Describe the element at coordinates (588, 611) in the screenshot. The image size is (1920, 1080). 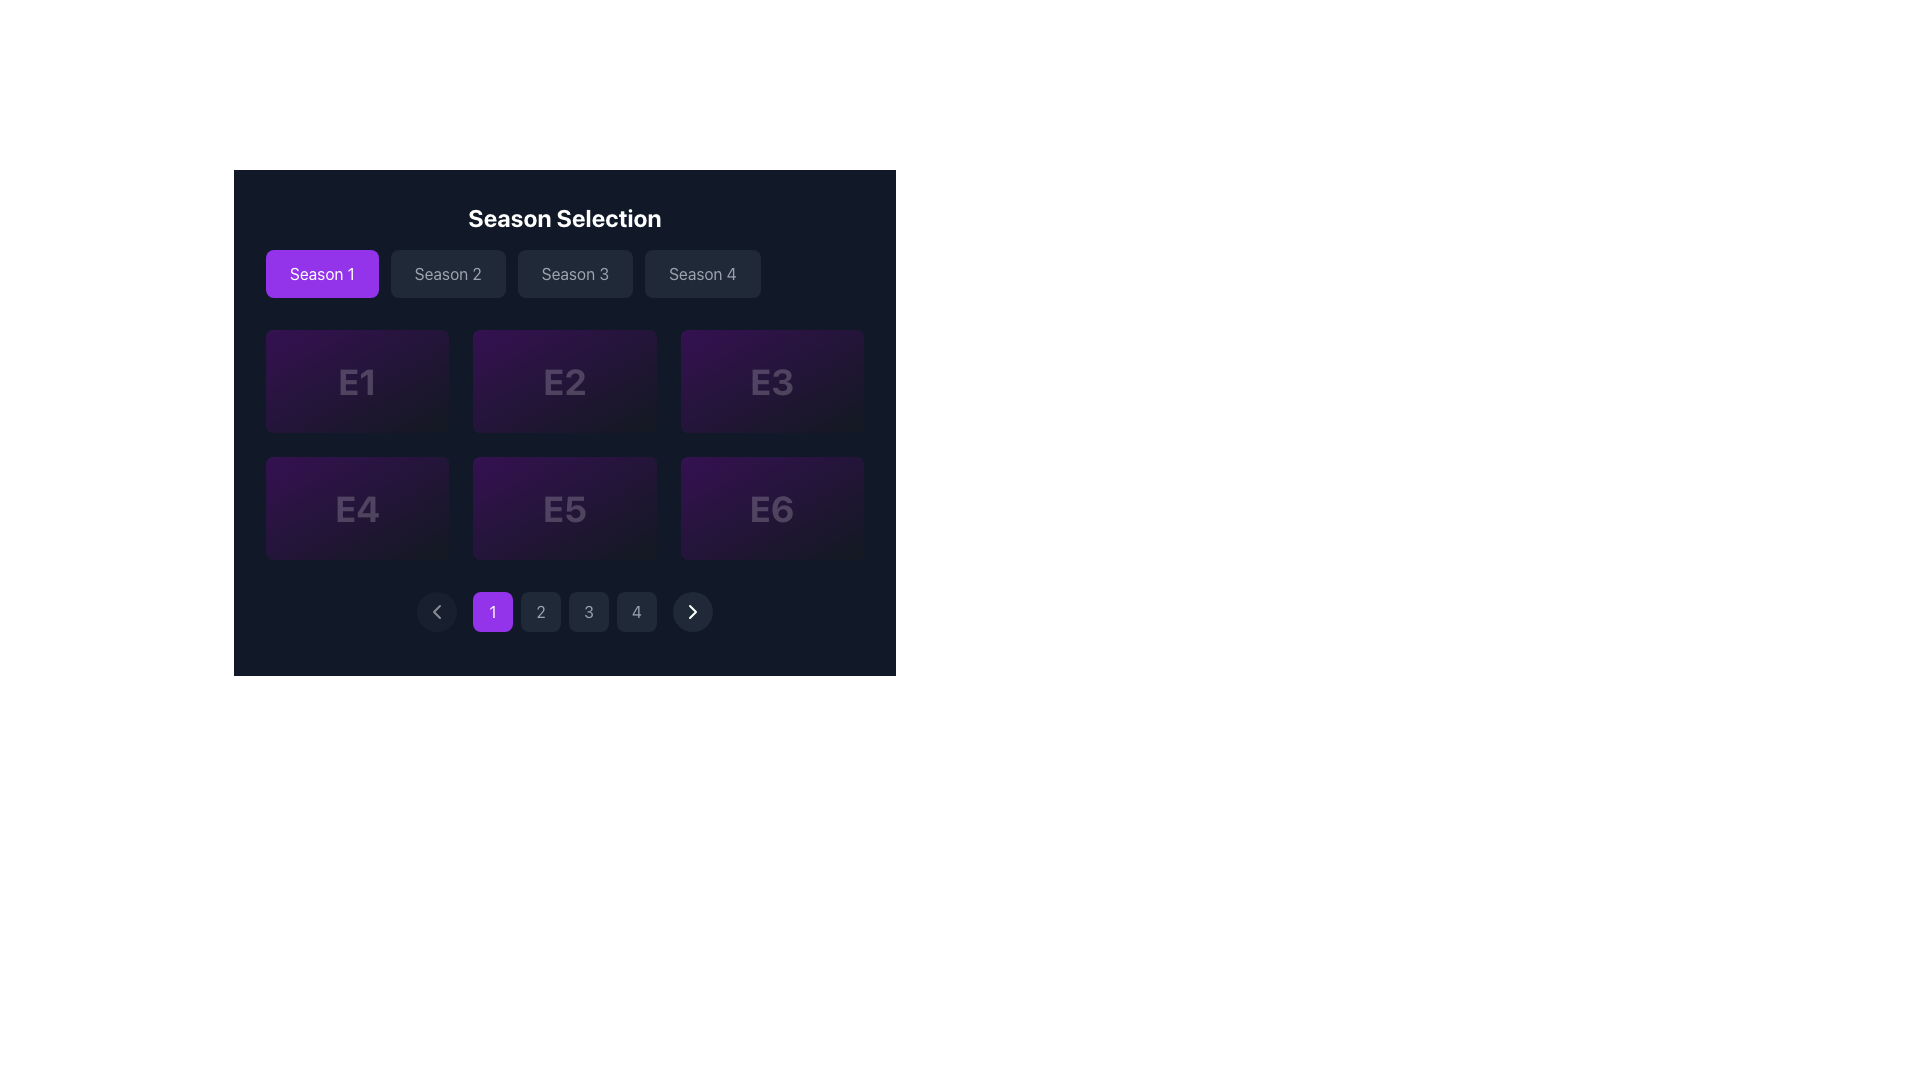
I see `the third pagination button located at the bottom center of the interface` at that location.